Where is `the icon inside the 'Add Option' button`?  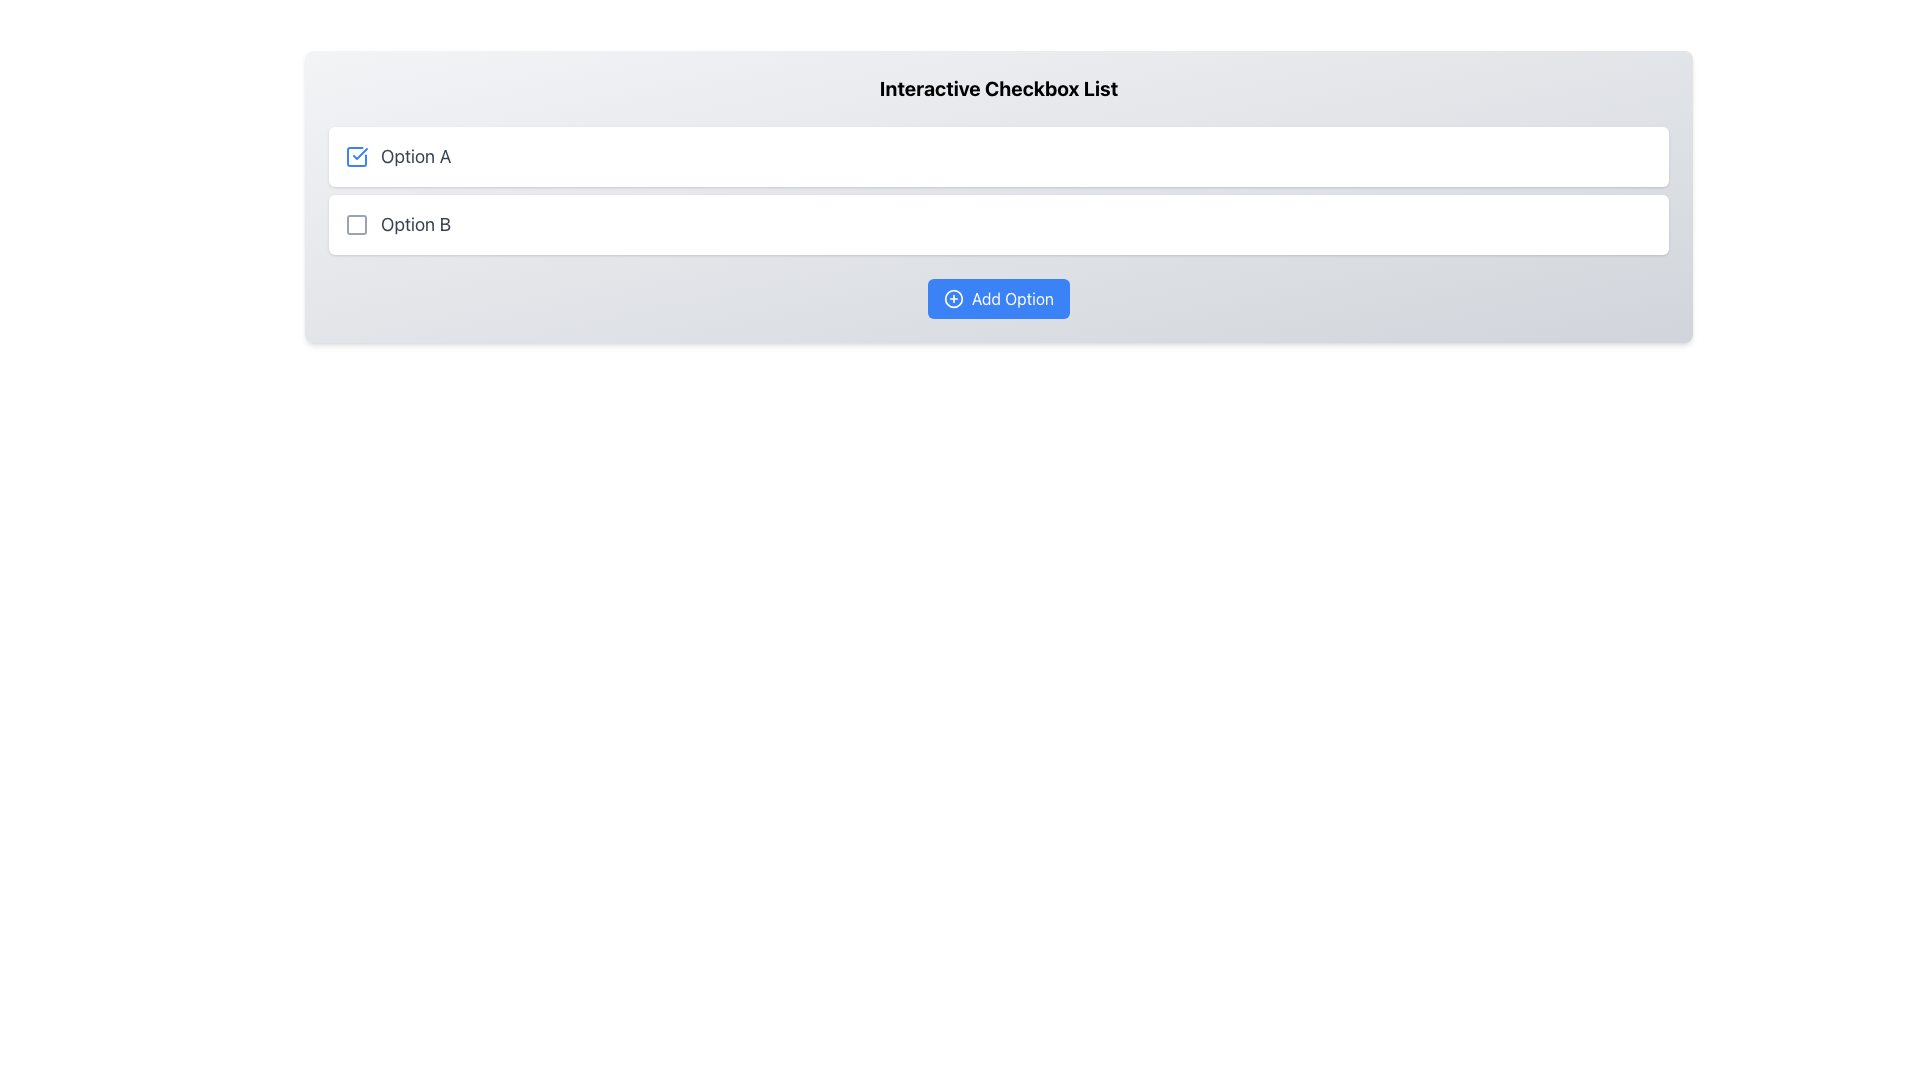
the icon inside the 'Add Option' button is located at coordinates (953, 299).